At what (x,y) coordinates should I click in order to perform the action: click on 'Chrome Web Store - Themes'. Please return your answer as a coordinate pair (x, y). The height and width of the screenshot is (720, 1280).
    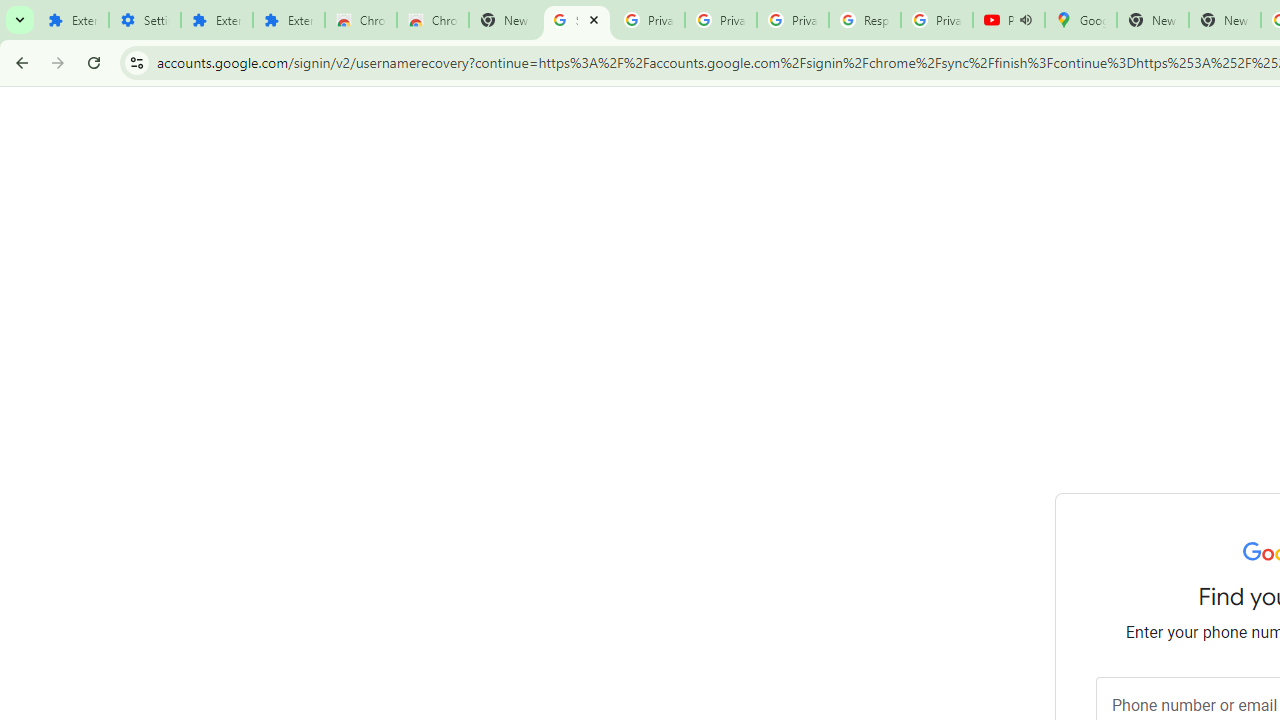
    Looking at the image, I should click on (431, 20).